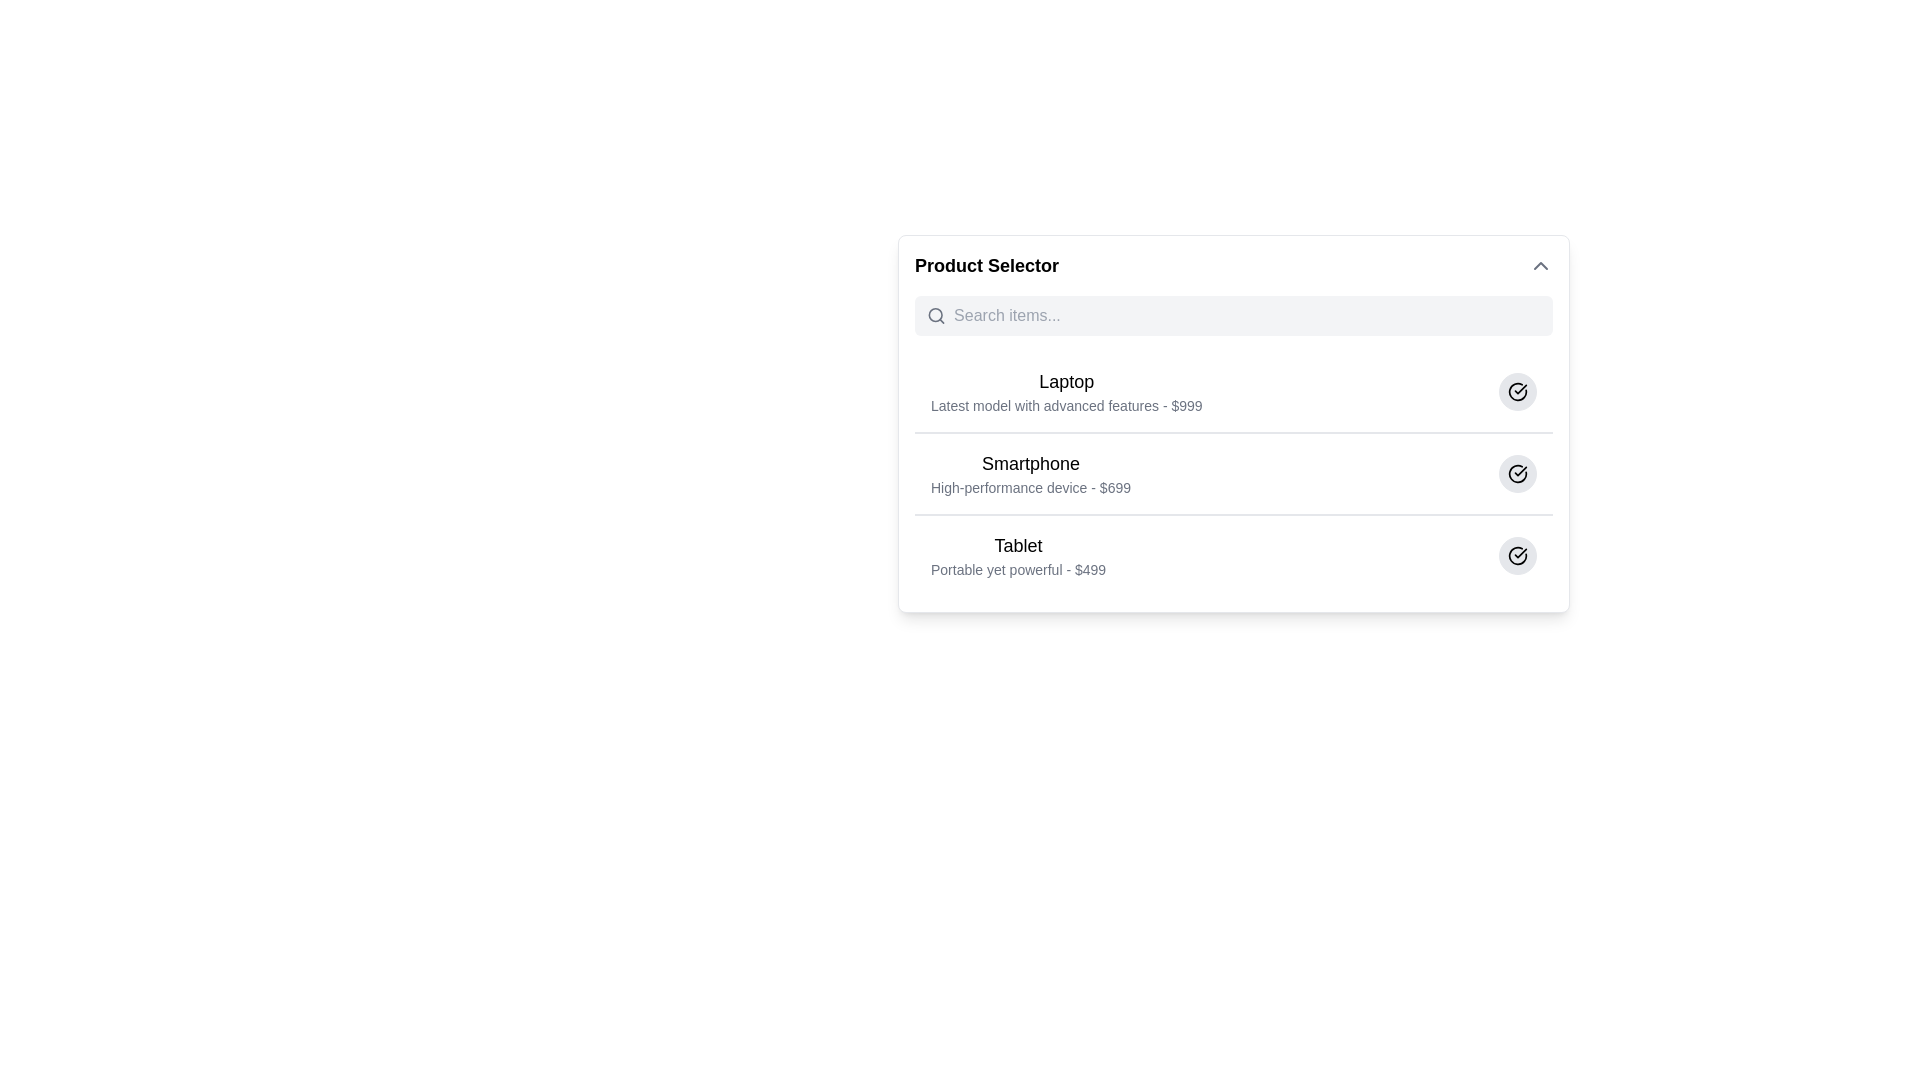  Describe the element at coordinates (1031, 463) in the screenshot. I see `the primary title label of the second product option, which is centered above the descriptive text 'High-performance device - $699'` at that location.